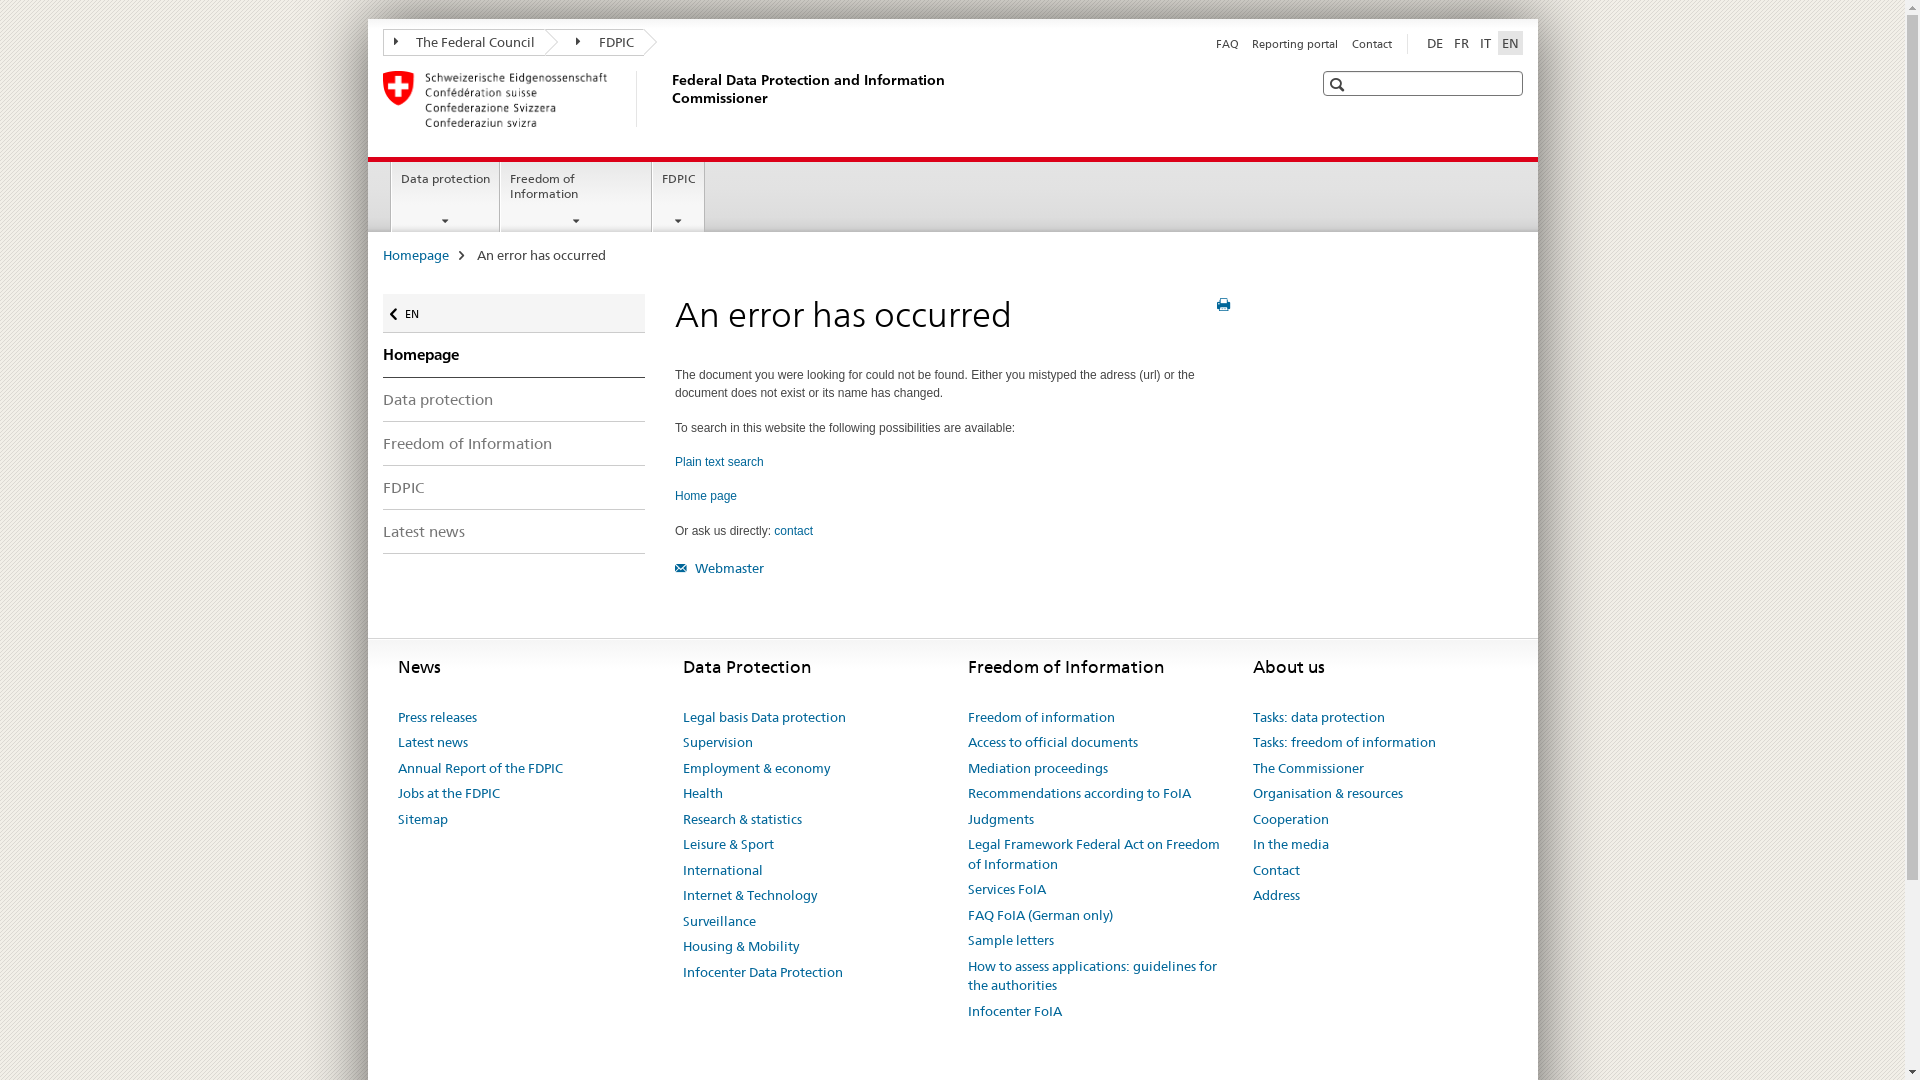  Describe the element at coordinates (1007, 889) in the screenshot. I see `'Services FoIA'` at that location.